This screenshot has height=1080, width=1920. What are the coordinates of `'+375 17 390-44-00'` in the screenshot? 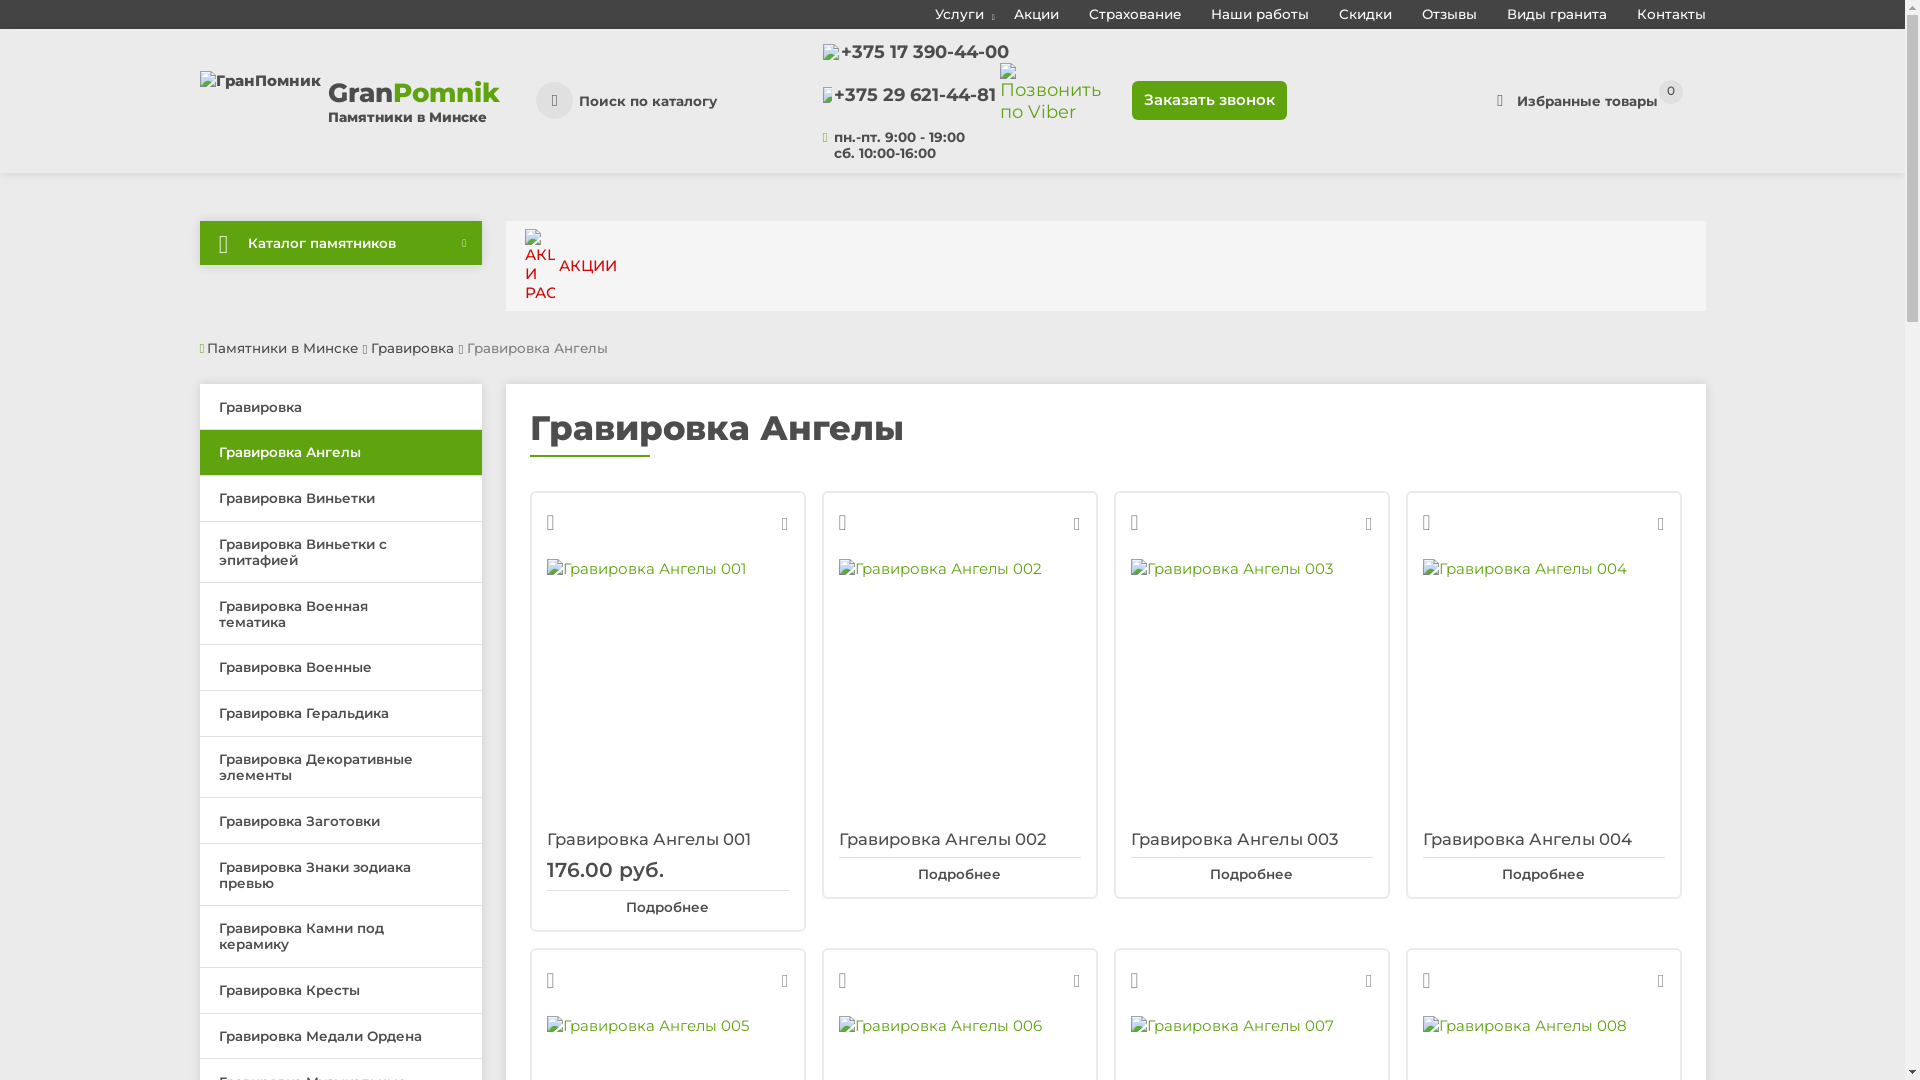 It's located at (924, 50).